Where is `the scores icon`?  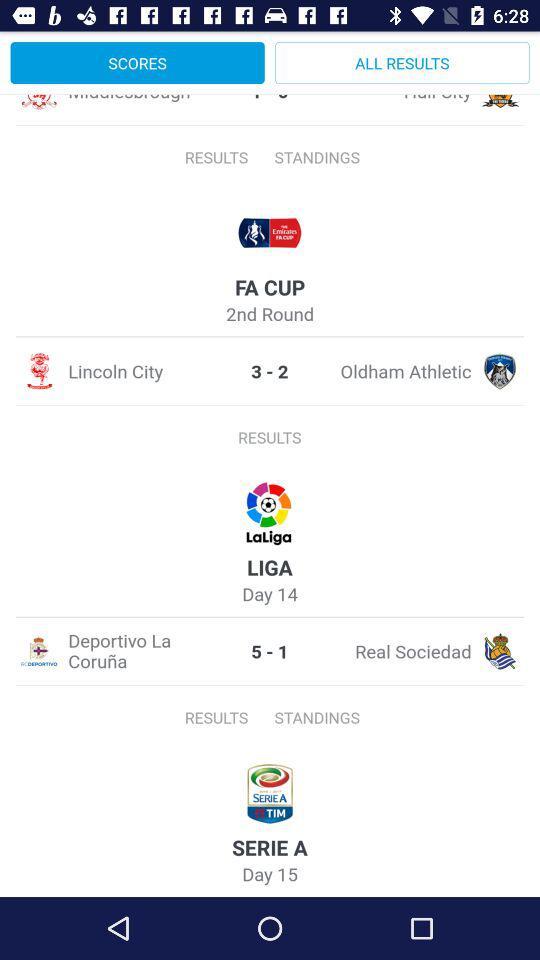 the scores icon is located at coordinates (136, 62).